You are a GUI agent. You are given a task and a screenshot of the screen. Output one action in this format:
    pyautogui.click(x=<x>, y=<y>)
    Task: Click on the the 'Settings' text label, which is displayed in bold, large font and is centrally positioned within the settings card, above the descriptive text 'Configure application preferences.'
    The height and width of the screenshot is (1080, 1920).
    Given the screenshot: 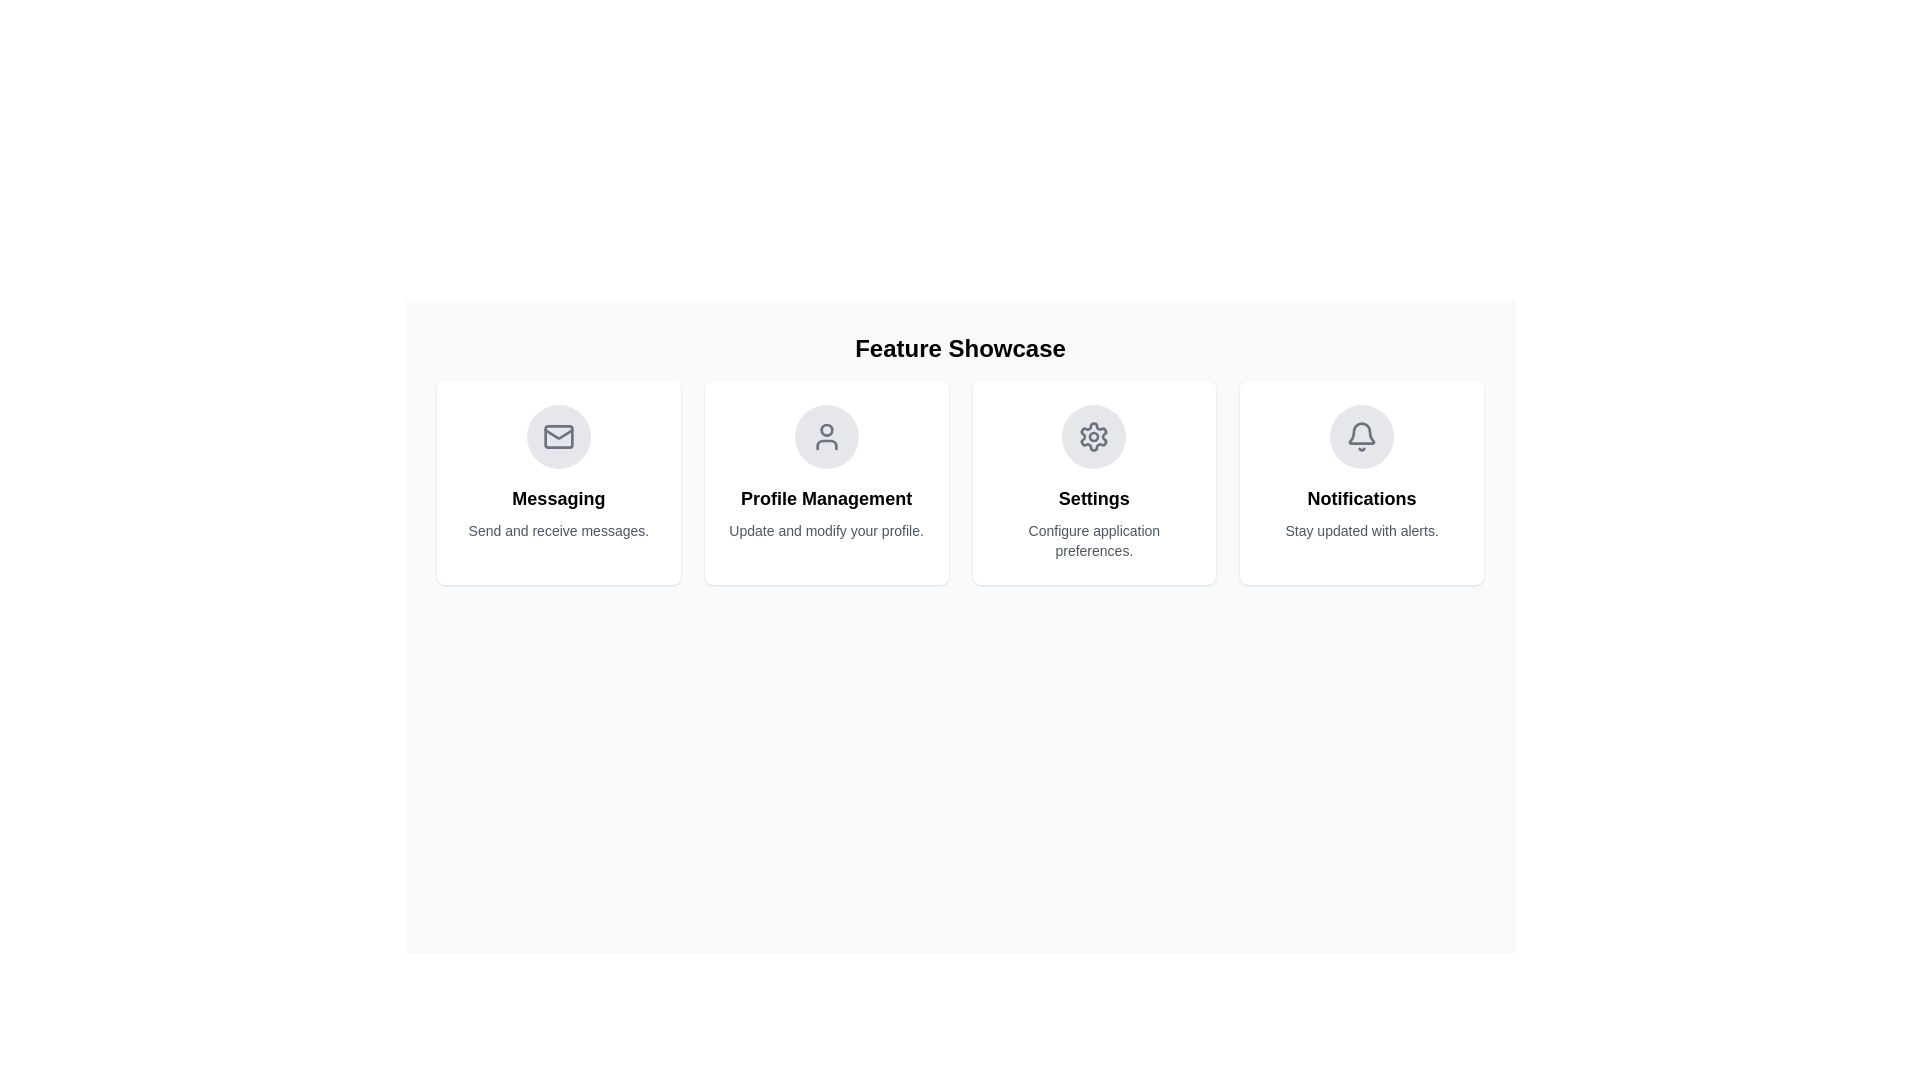 What is the action you would take?
    pyautogui.click(x=1093, y=497)
    